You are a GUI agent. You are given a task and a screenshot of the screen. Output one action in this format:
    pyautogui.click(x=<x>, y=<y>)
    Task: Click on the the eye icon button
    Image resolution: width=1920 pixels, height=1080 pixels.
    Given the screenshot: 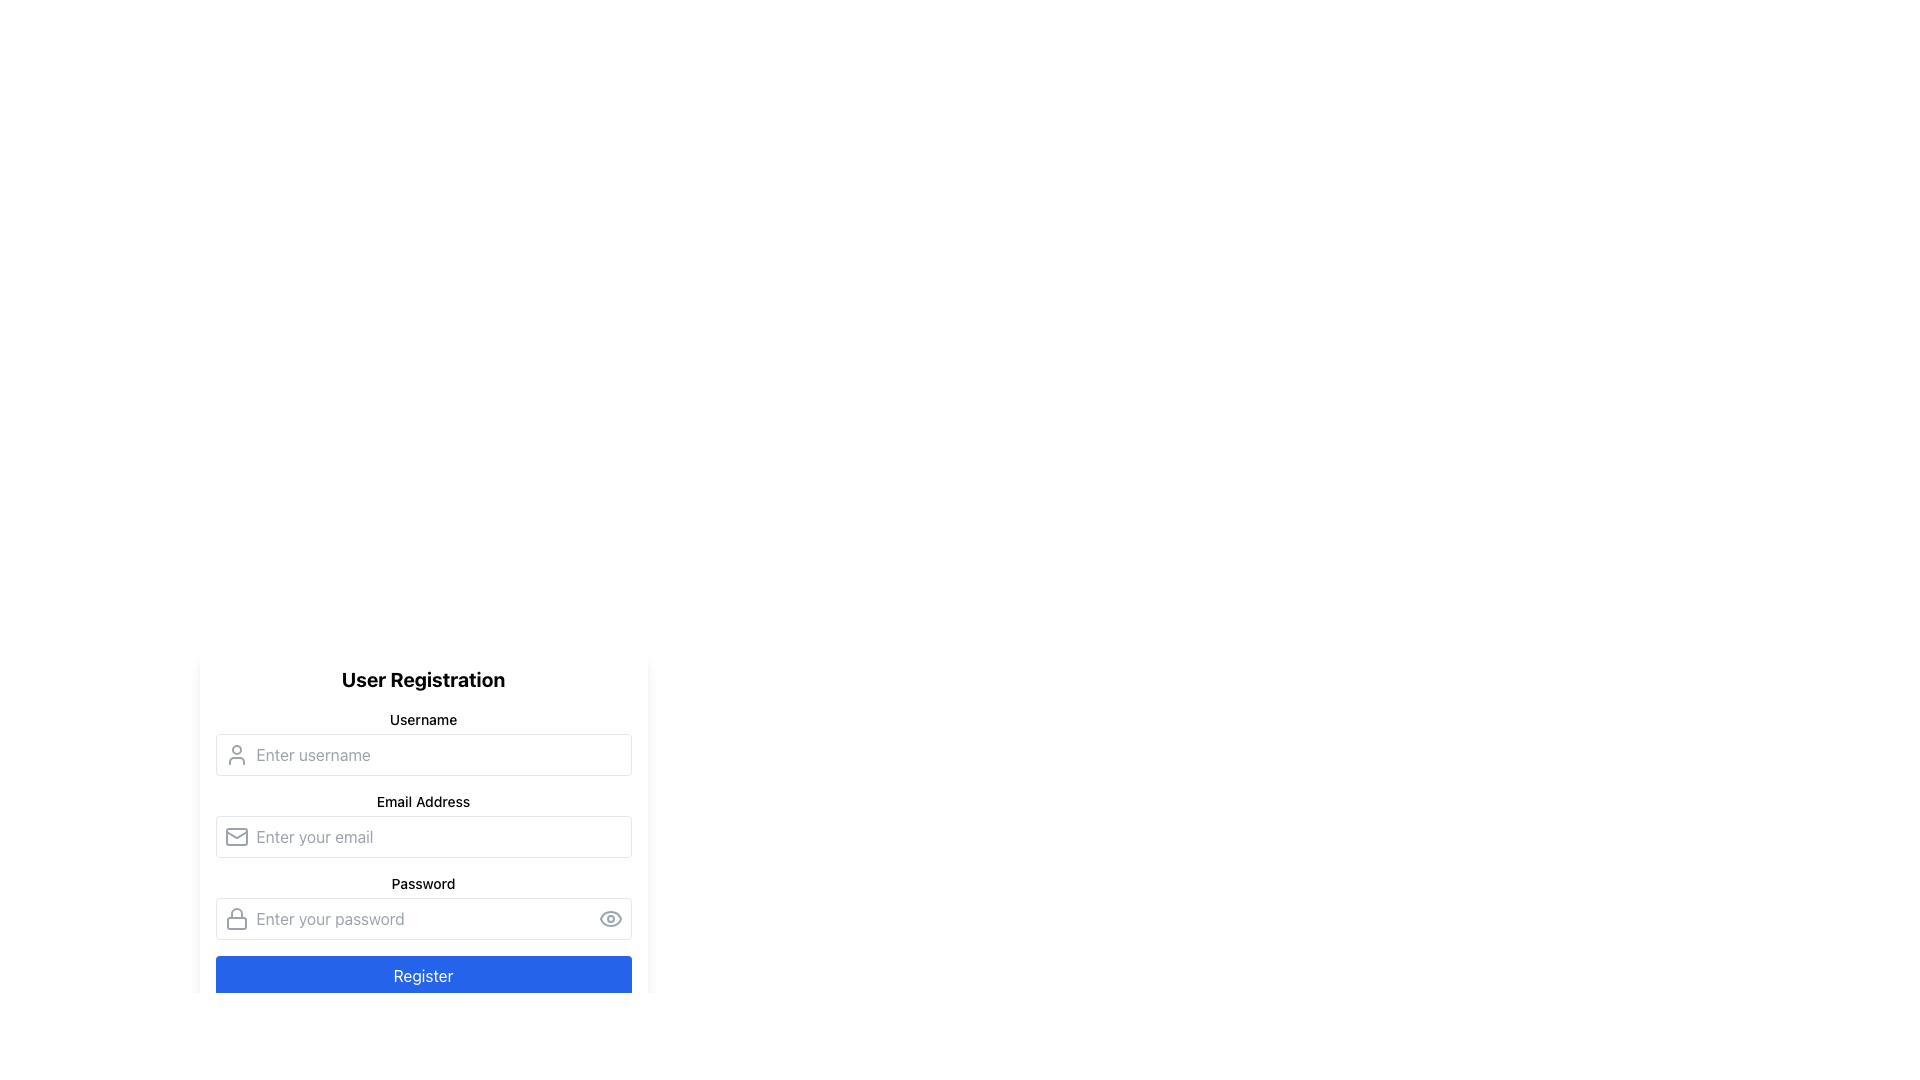 What is the action you would take?
    pyautogui.click(x=609, y=918)
    